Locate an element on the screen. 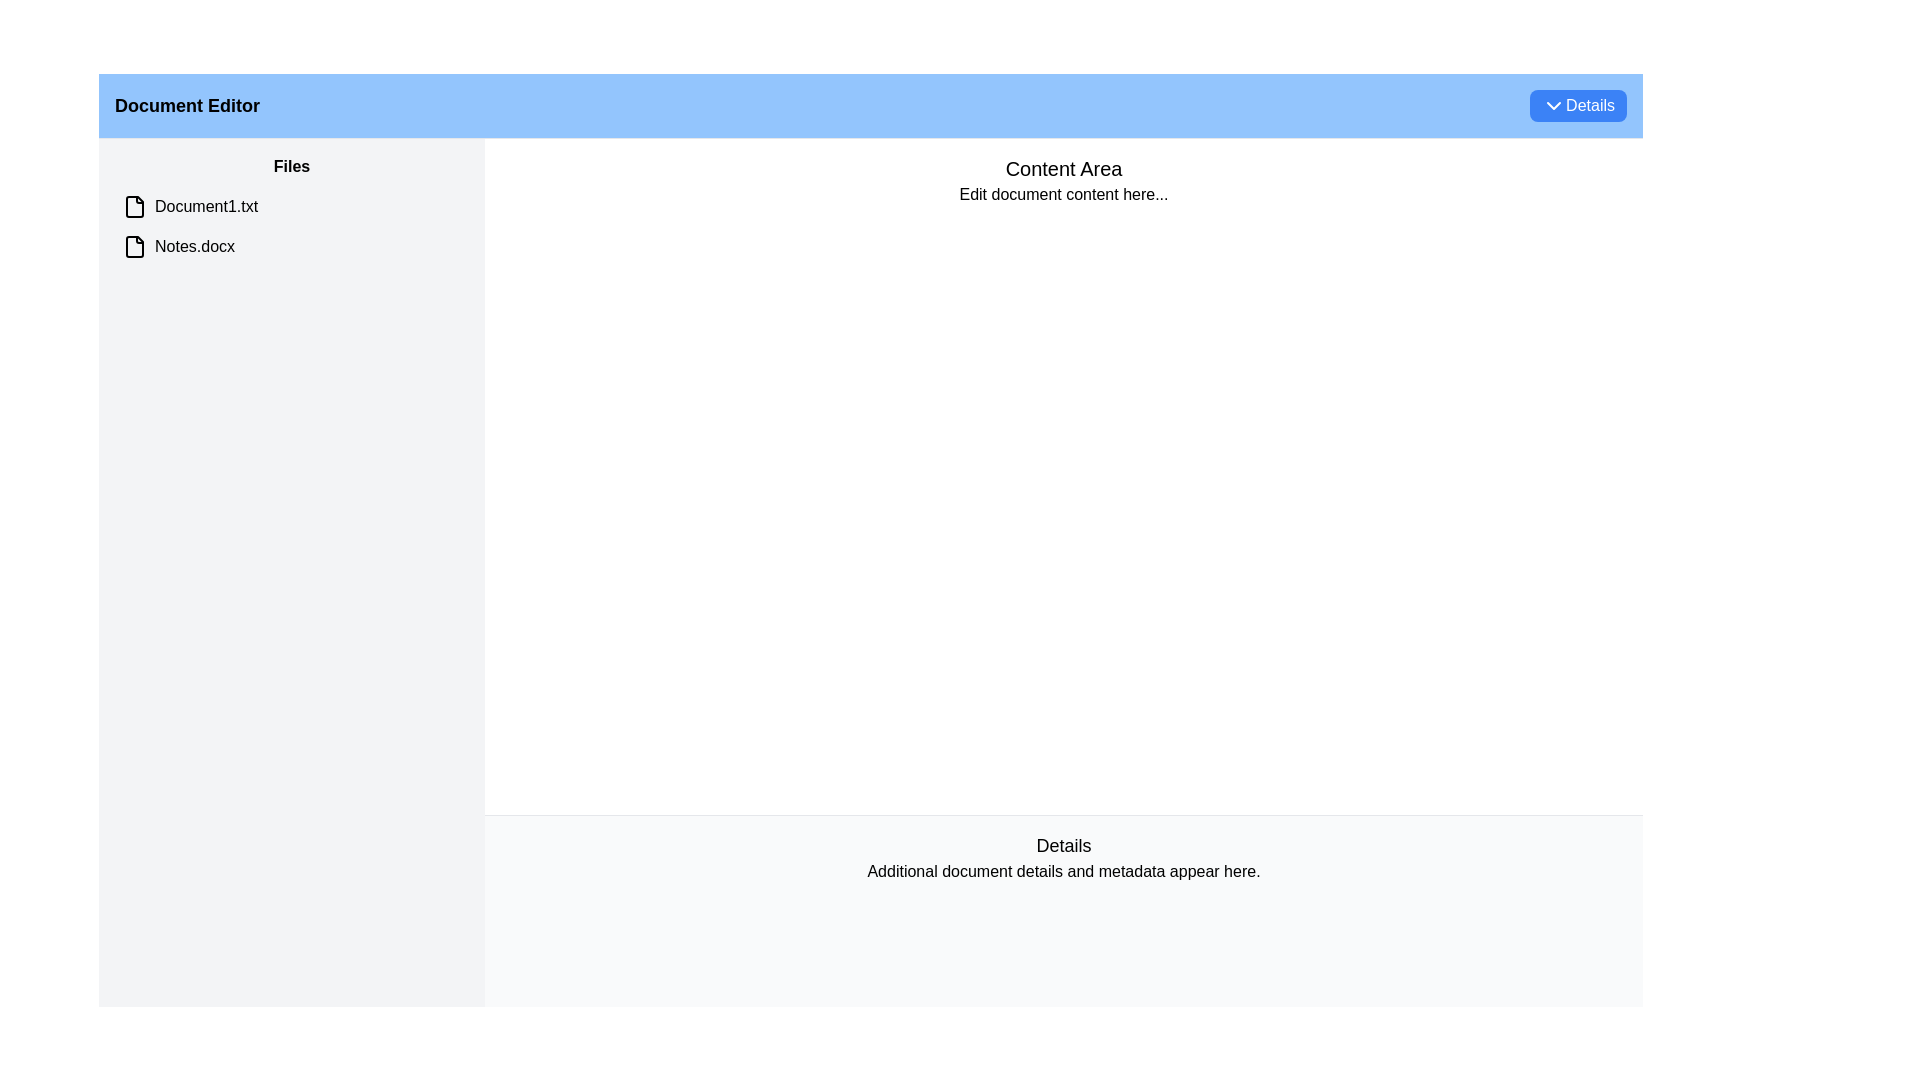 Image resolution: width=1920 pixels, height=1080 pixels. the document icon located on the left side of the interface next to the 'Document1.txt' label is located at coordinates (133, 207).